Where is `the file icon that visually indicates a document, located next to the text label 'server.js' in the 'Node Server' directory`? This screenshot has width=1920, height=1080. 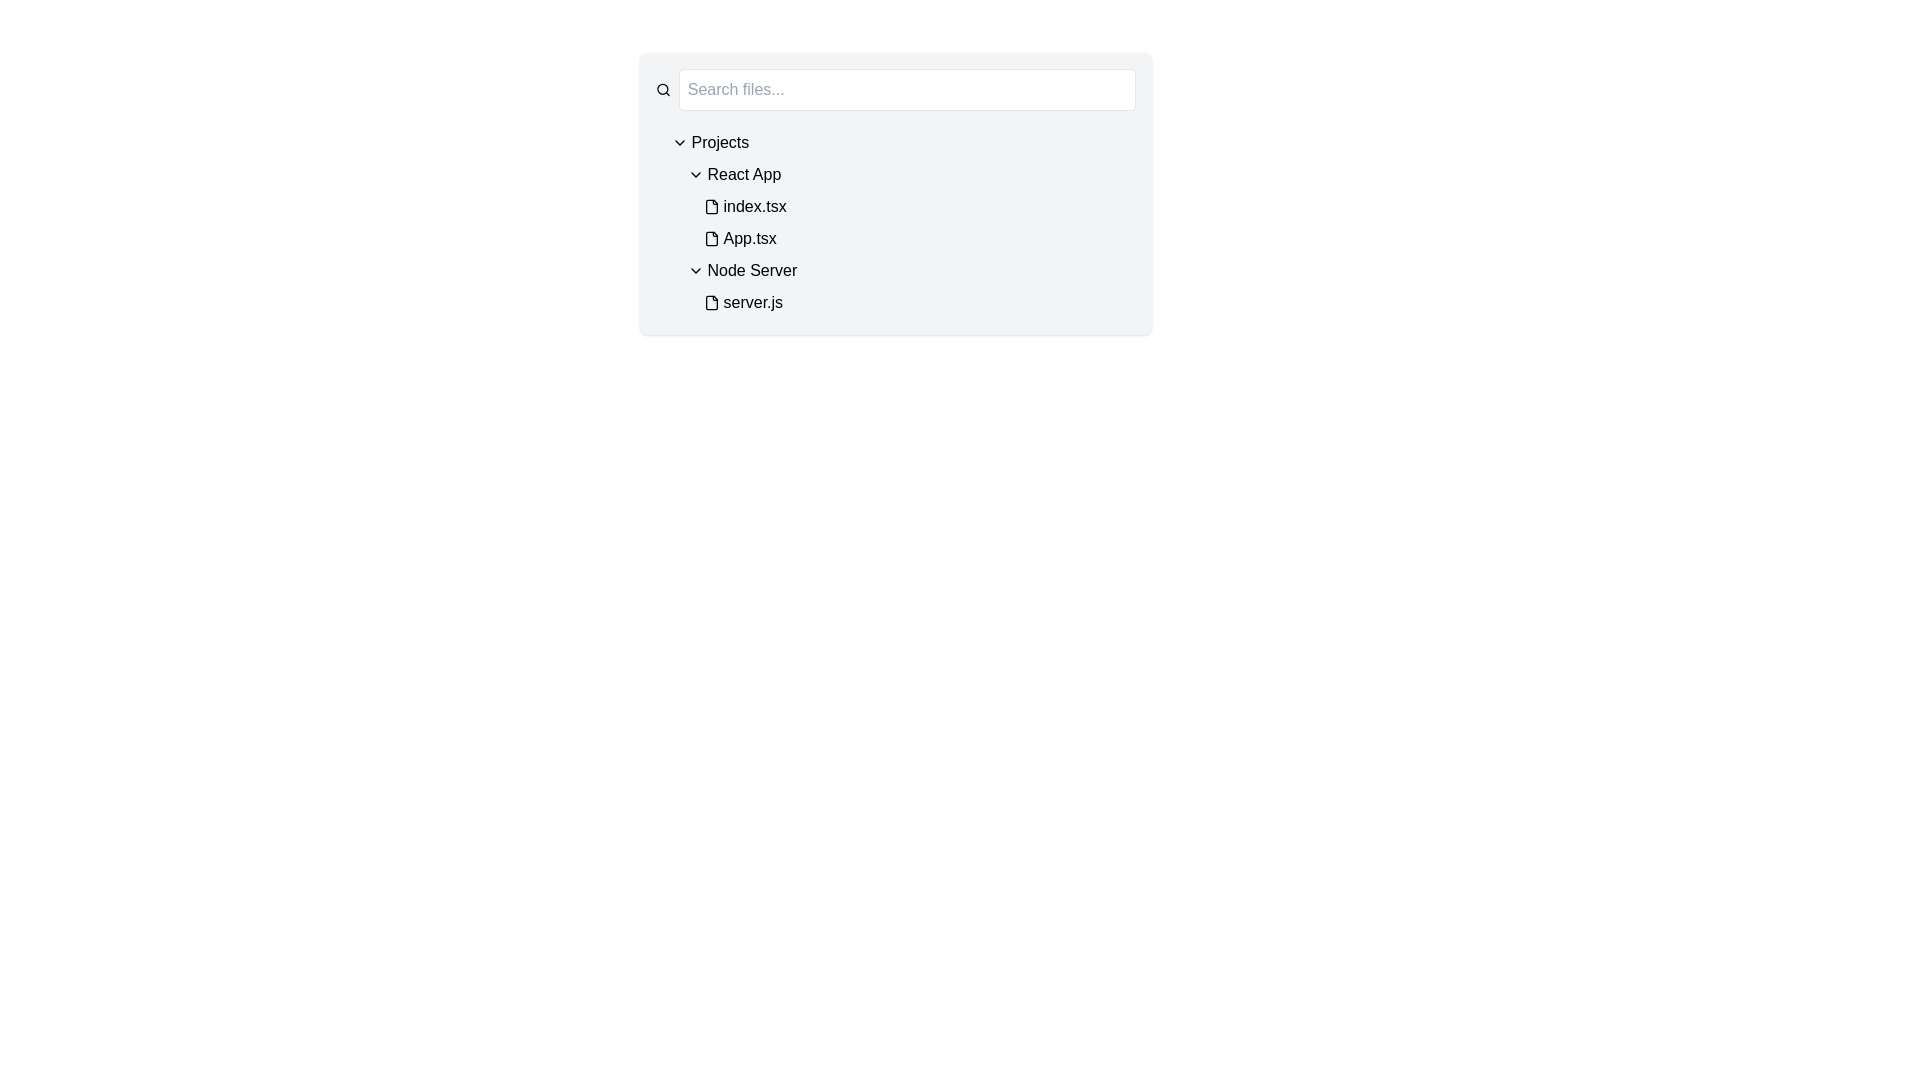 the file icon that visually indicates a document, located next to the text label 'server.js' in the 'Node Server' directory is located at coordinates (711, 303).